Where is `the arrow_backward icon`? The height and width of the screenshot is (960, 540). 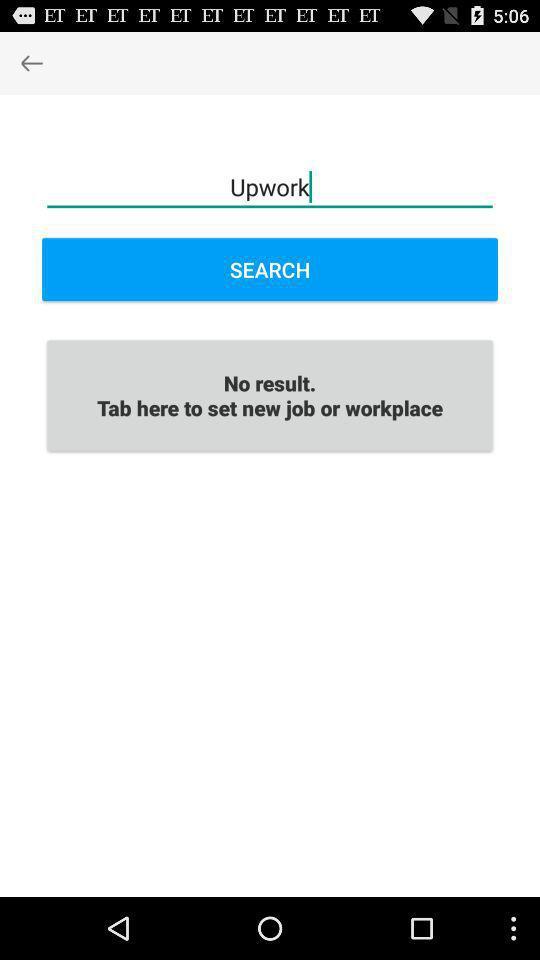
the arrow_backward icon is located at coordinates (30, 67).